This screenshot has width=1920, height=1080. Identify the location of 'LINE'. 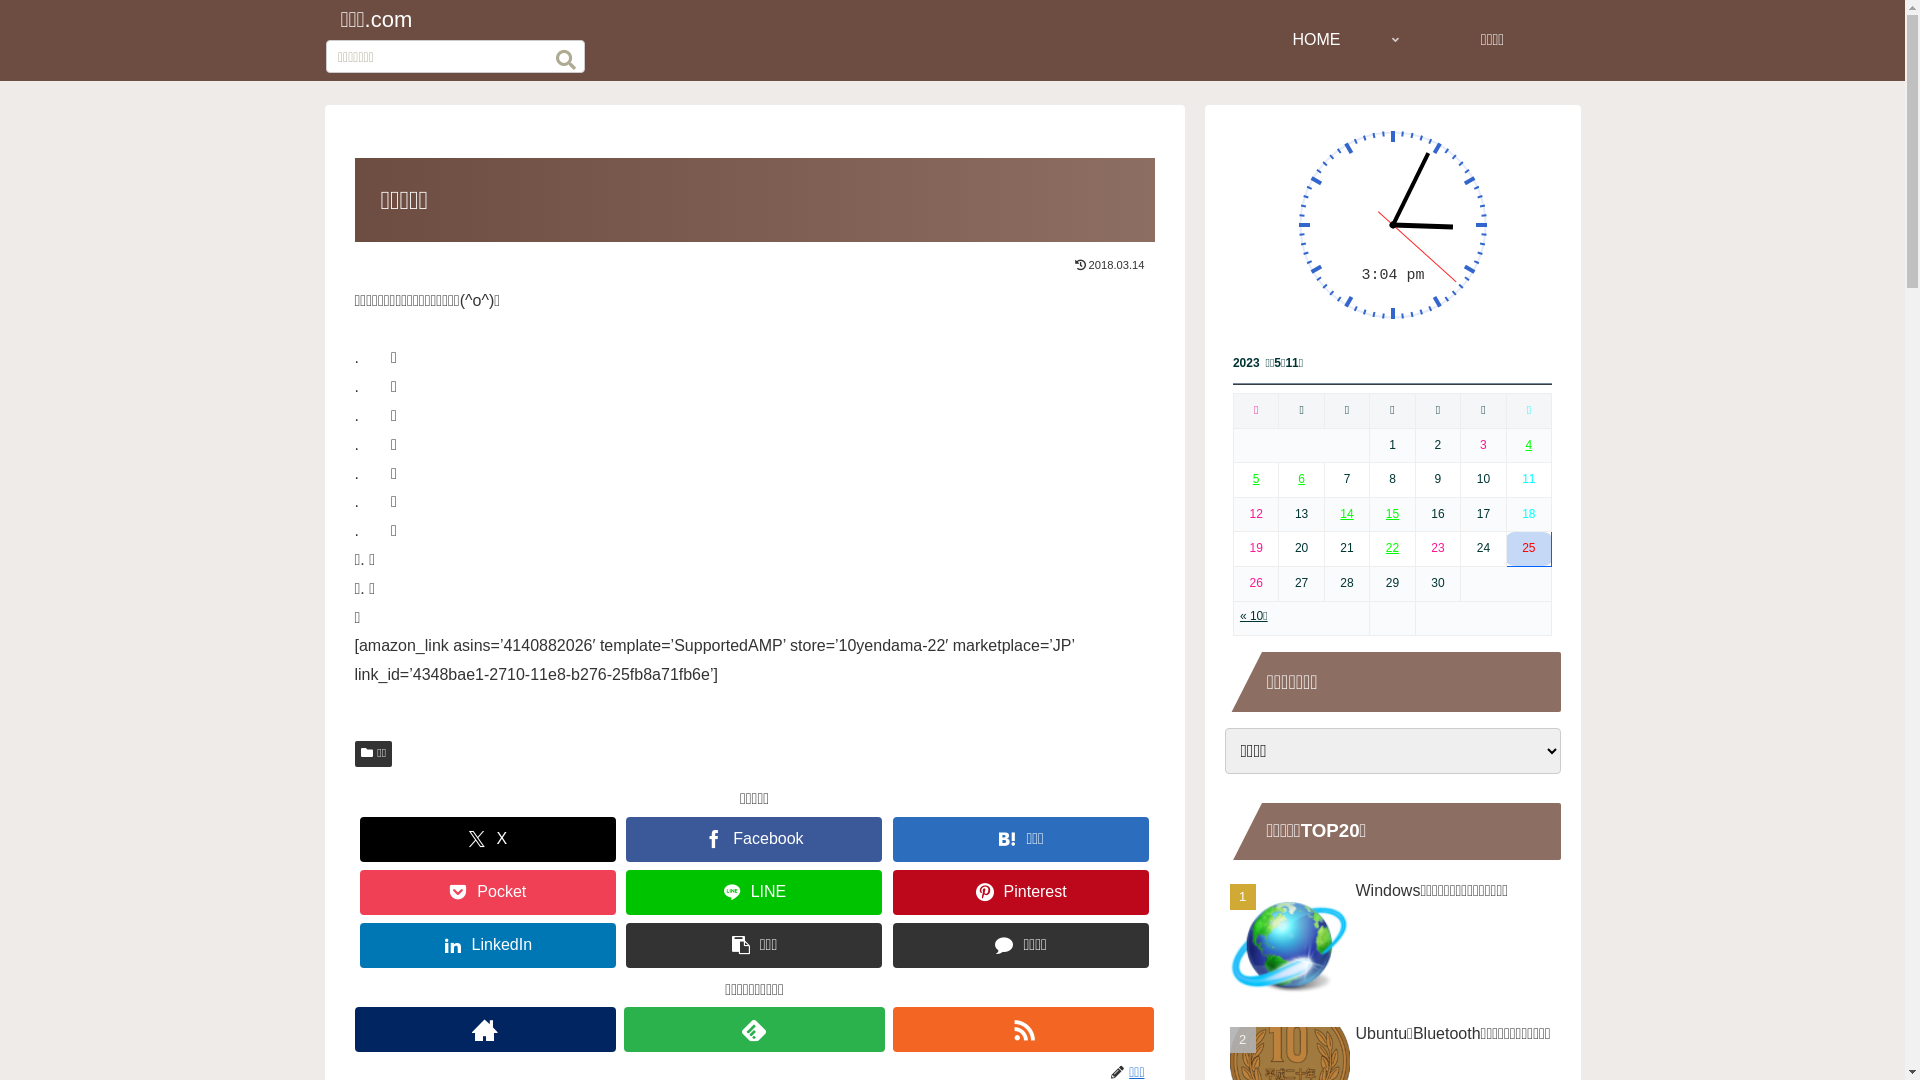
(752, 891).